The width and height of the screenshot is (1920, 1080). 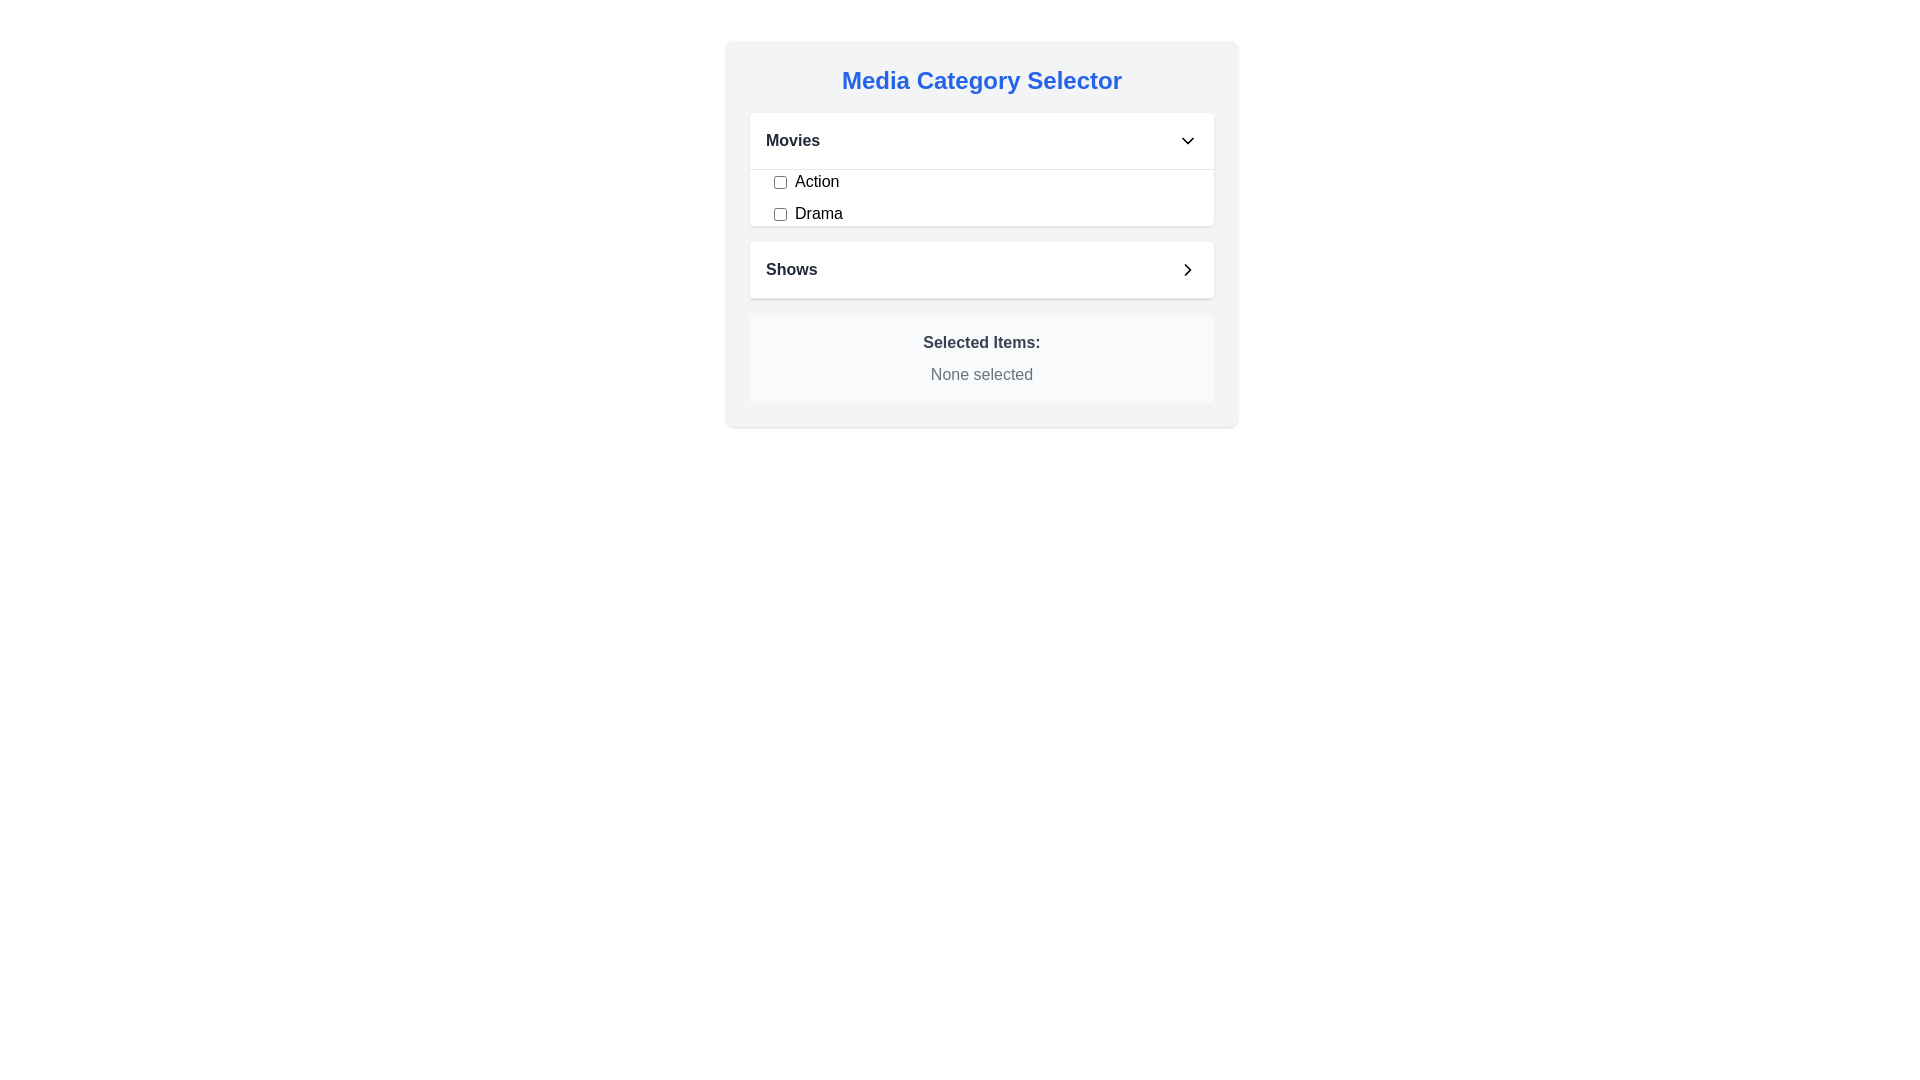 I want to click on the 'Selected Items:' label, which is displayed in bold, dark gray font and is part of the summary section above the 'None selected' text, so click(x=982, y=342).